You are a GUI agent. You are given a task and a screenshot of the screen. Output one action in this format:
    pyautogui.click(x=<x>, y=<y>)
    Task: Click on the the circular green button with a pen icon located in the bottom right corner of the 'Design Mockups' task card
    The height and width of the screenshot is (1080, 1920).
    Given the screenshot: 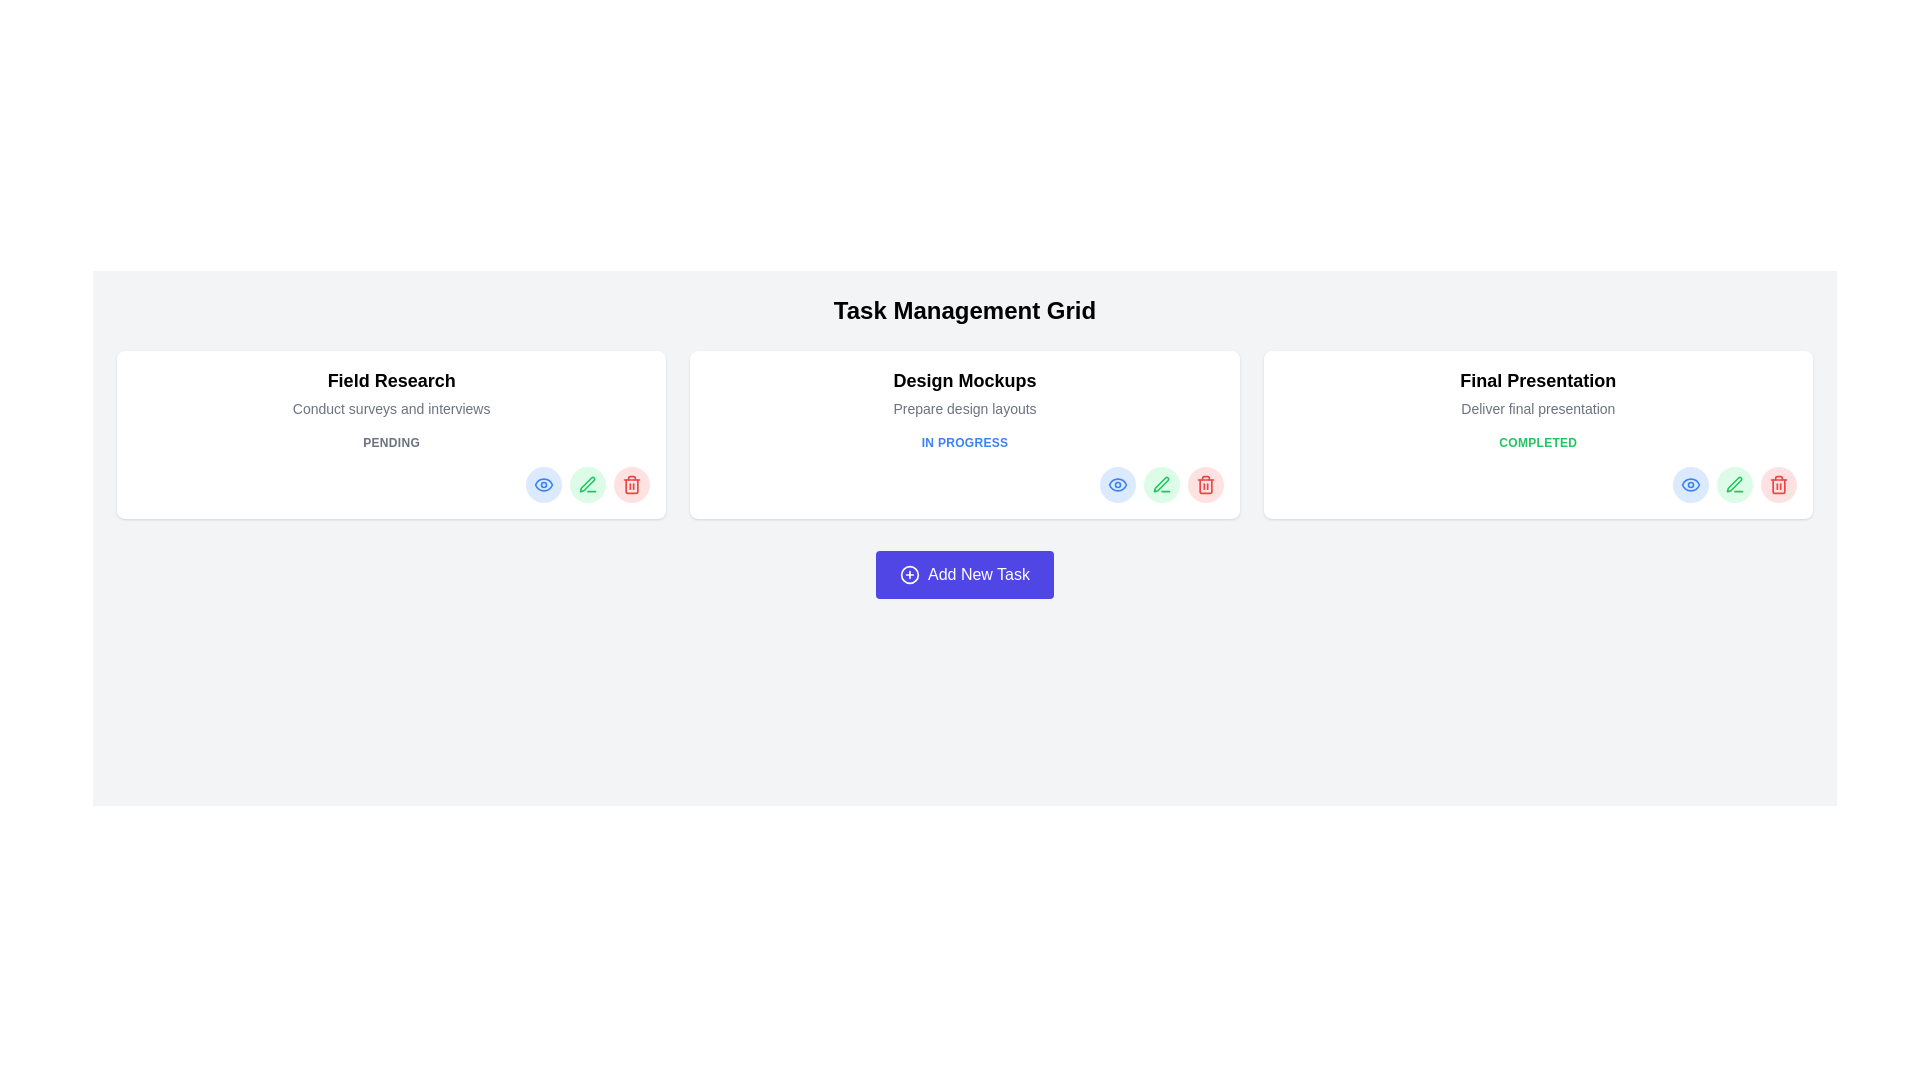 What is the action you would take?
    pyautogui.click(x=1161, y=485)
    